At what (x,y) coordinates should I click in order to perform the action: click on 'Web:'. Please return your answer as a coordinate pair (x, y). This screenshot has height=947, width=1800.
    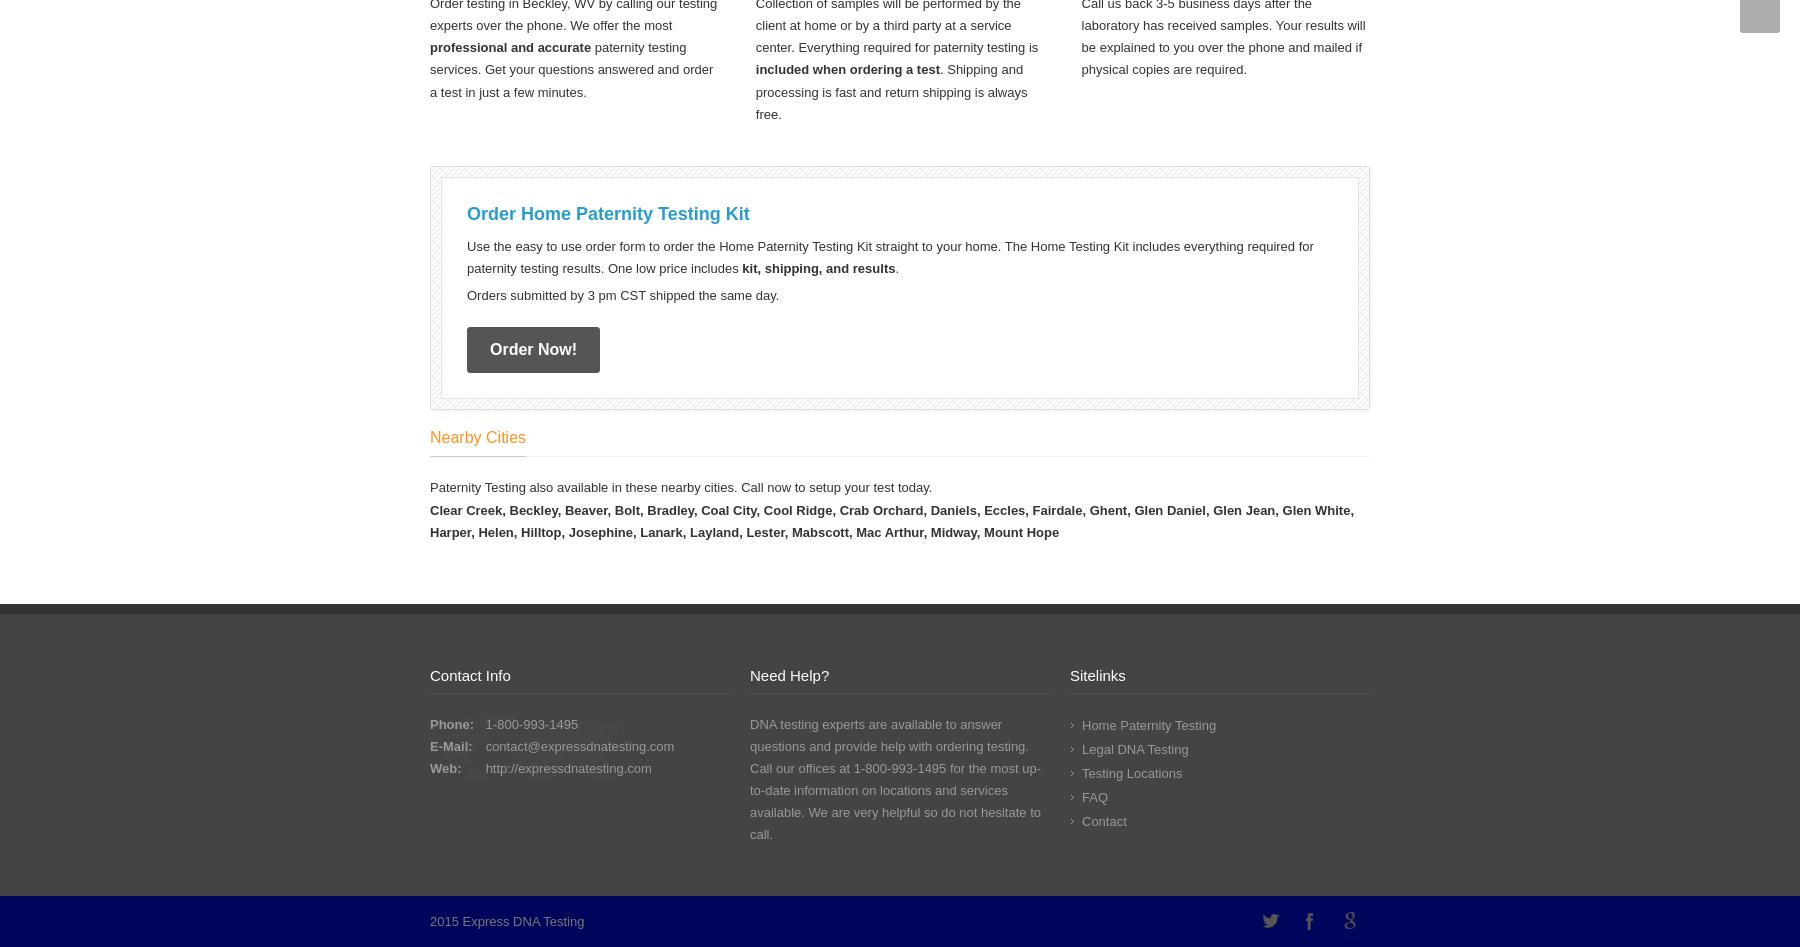
    Looking at the image, I should click on (445, 767).